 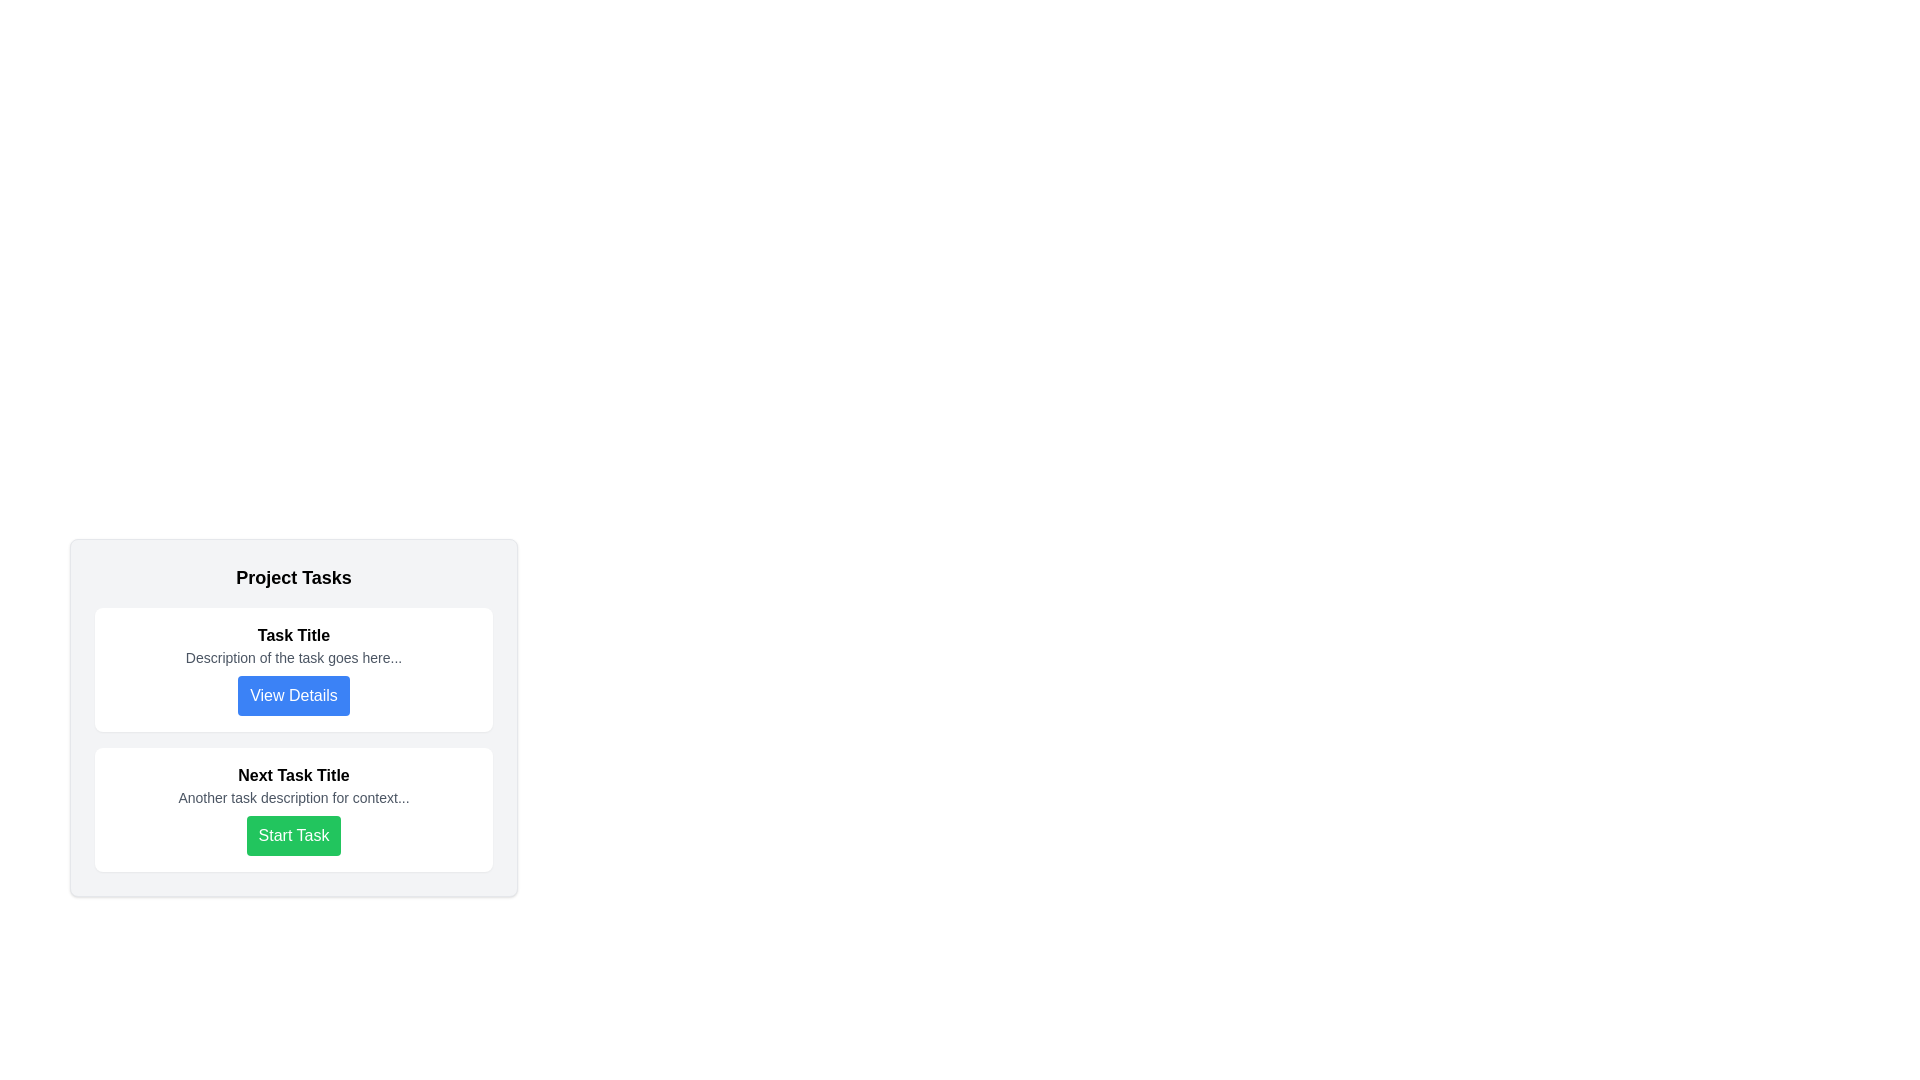 What do you see at coordinates (292, 658) in the screenshot?
I see `the non-interactive text label that provides context or details about the main task title, located beneath the 'Task Title' header and above the 'View Details' button` at bounding box center [292, 658].